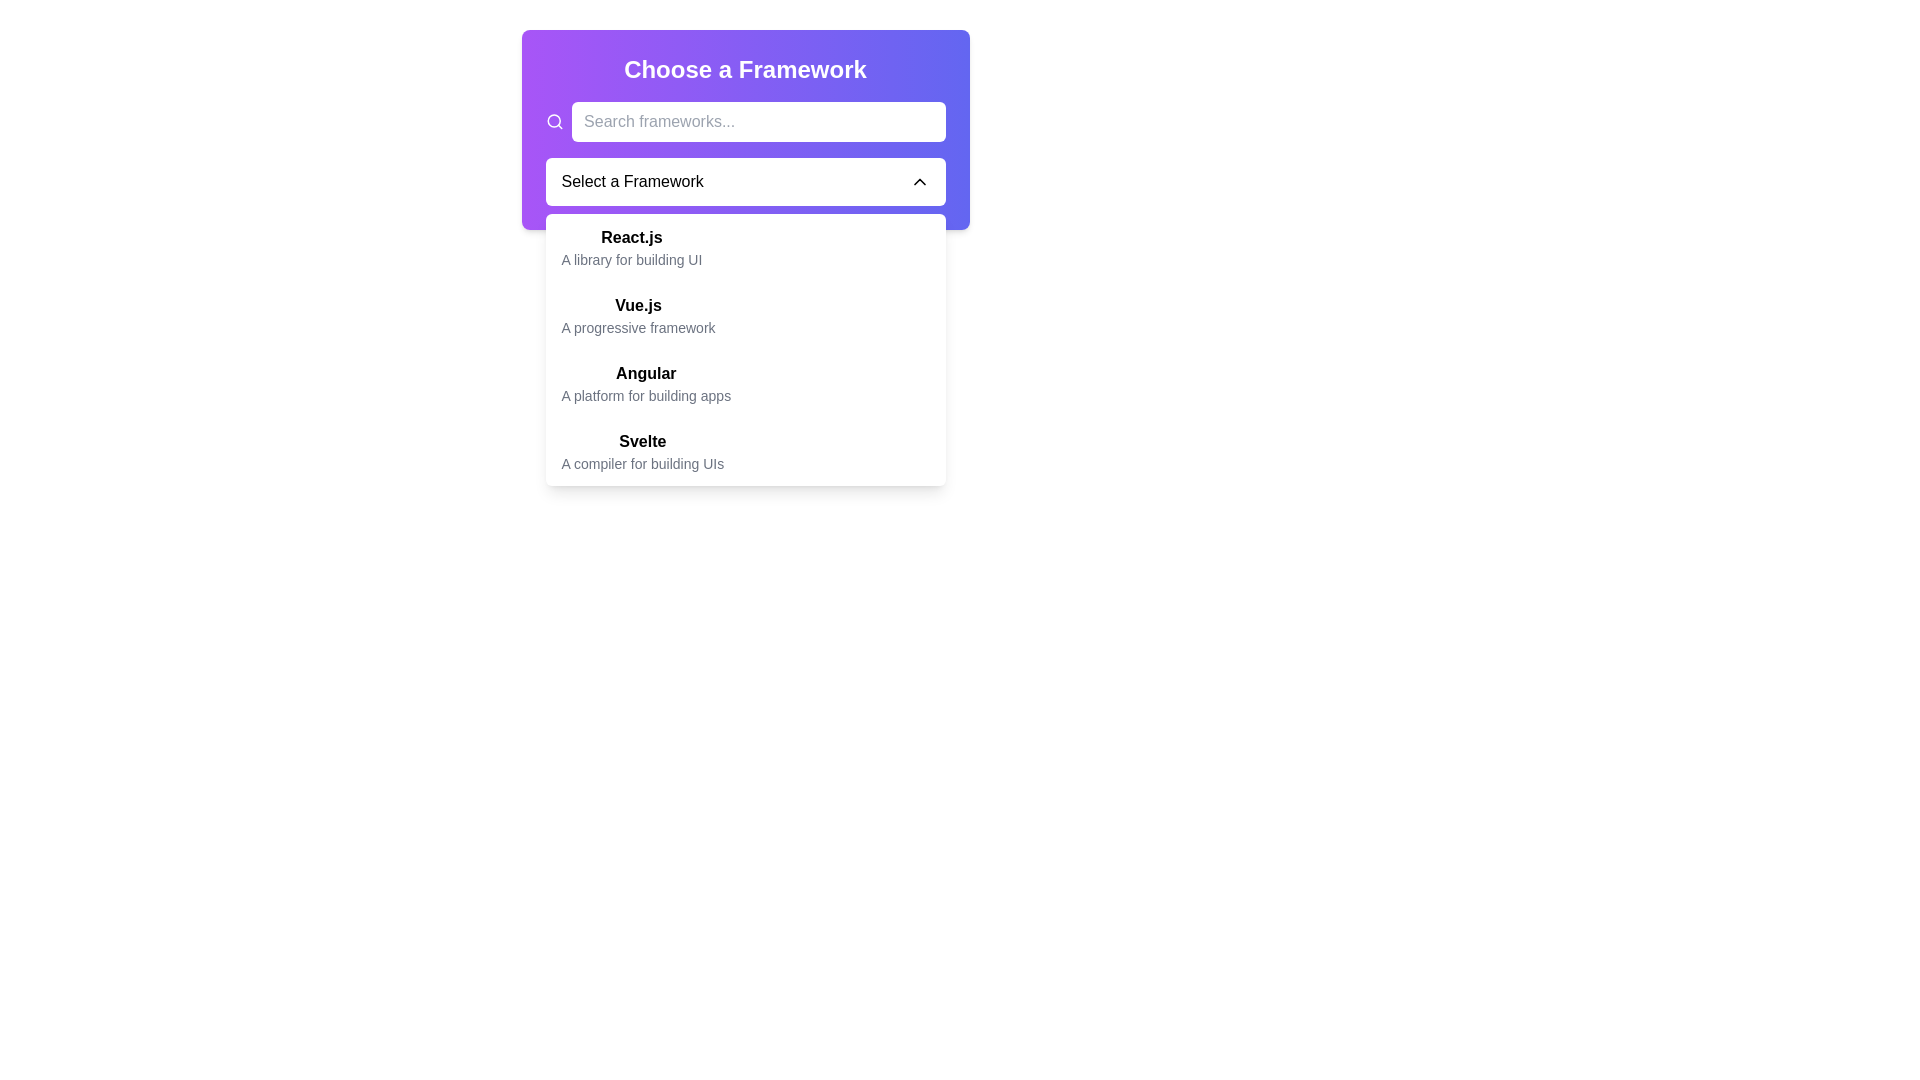  I want to click on the interactive list item labeled 'Svelte' with the description 'A compiler for building UIs', so click(744, 451).